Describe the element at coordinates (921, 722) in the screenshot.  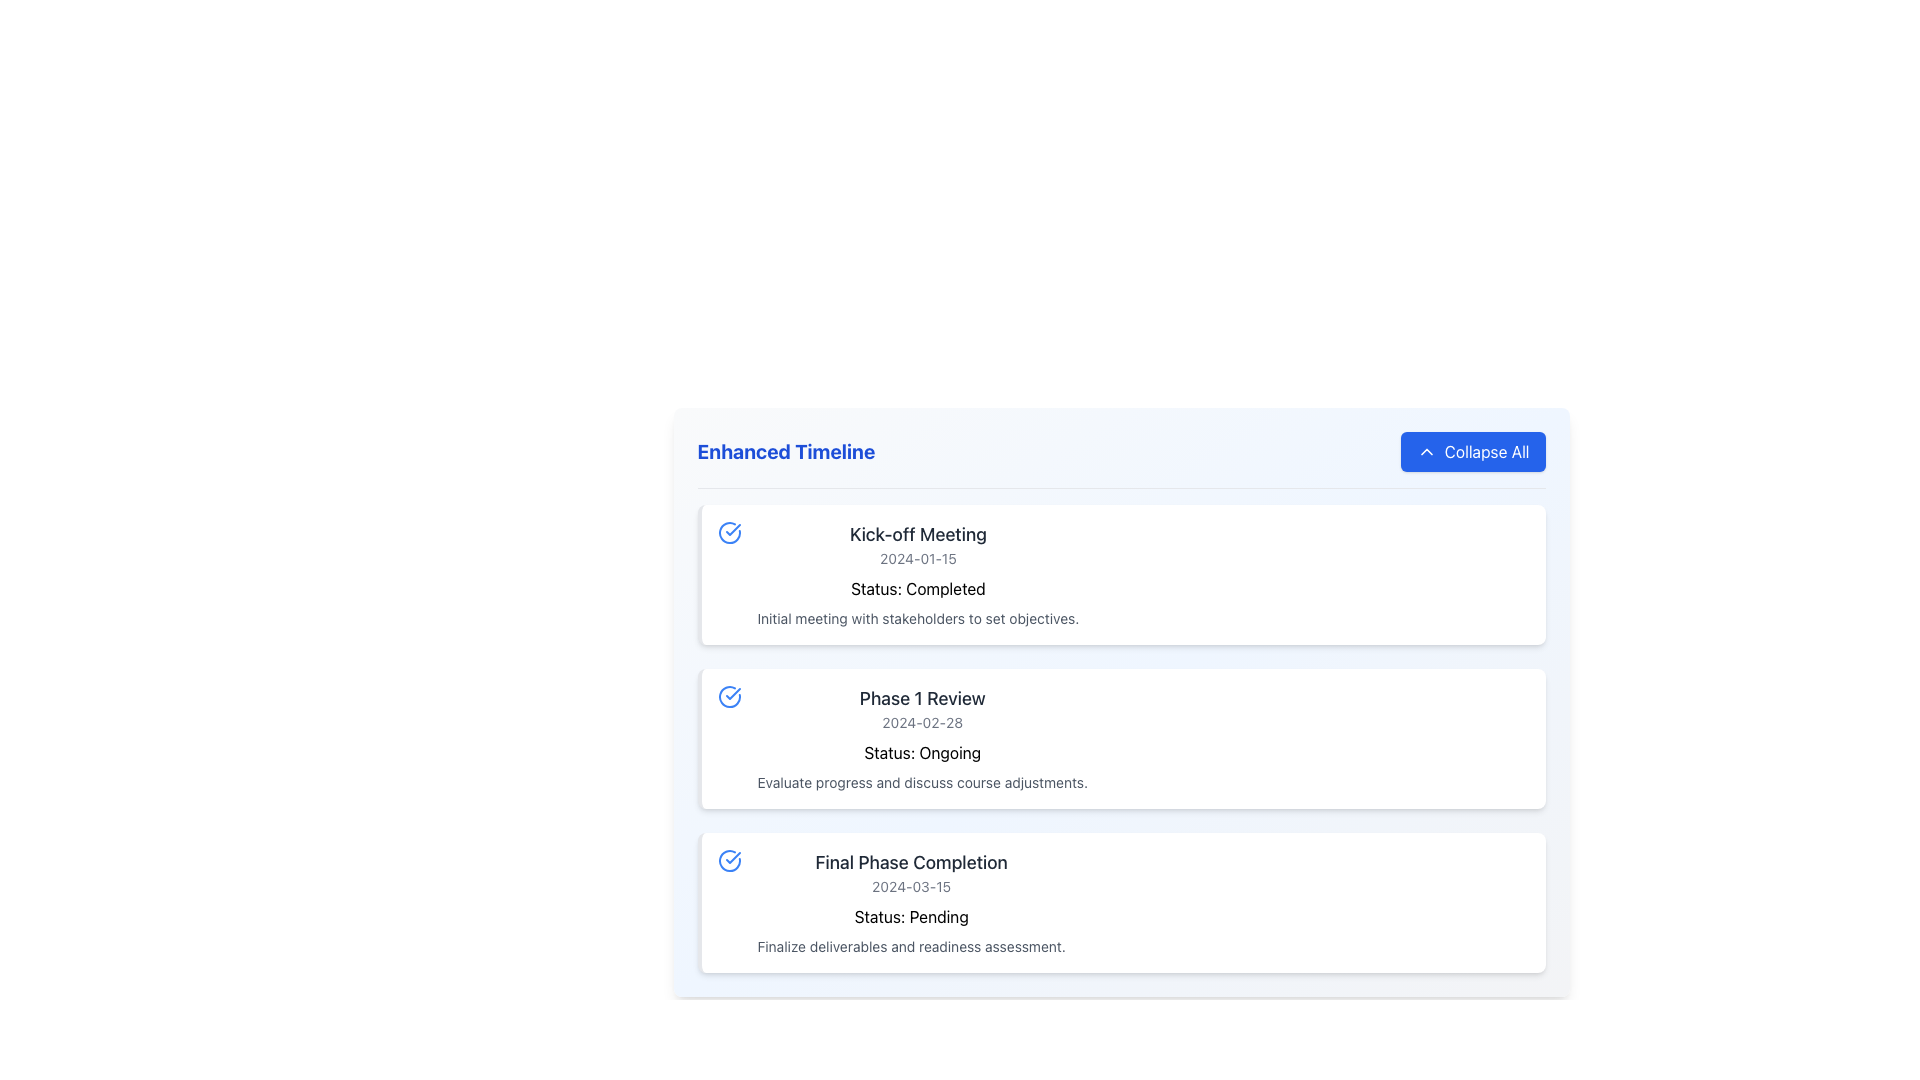
I see `the Text label displaying the date, which is in a smaller gray font below the 'Phase 1 Review' title and above the 'Status: Ongoing' label` at that location.